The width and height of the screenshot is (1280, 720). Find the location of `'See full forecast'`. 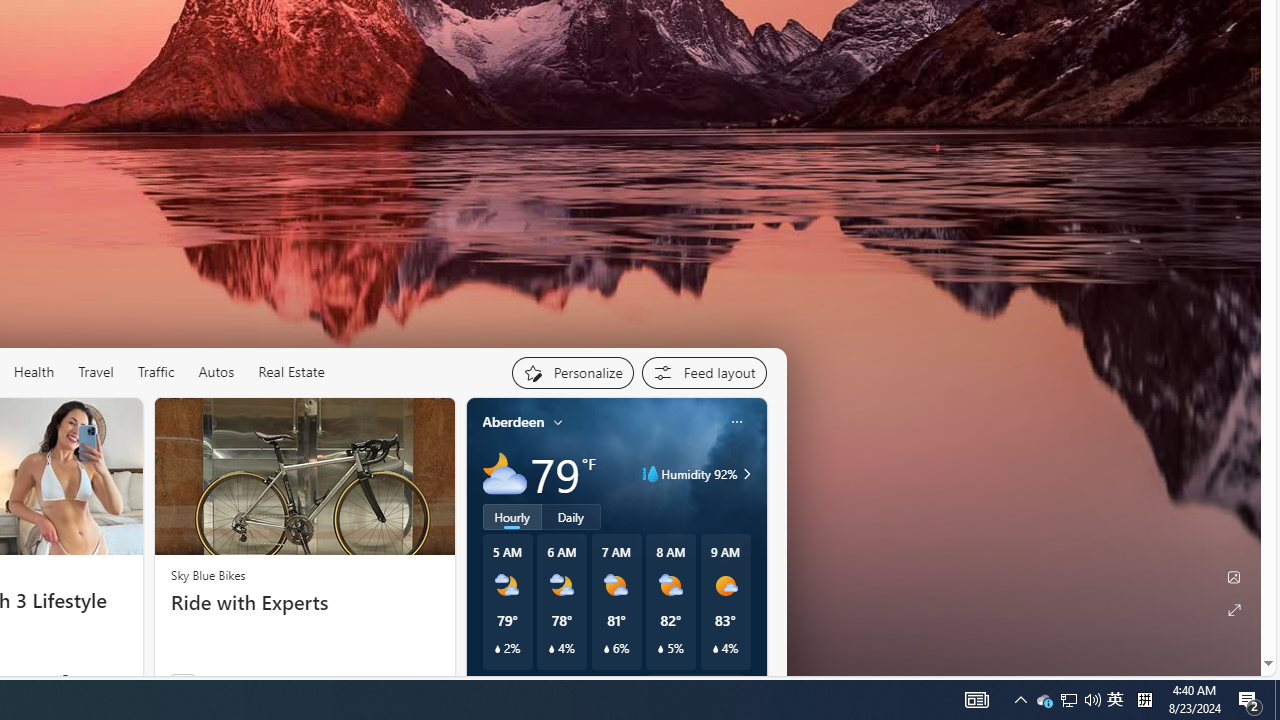

'See full forecast' is located at coordinates (695, 684).